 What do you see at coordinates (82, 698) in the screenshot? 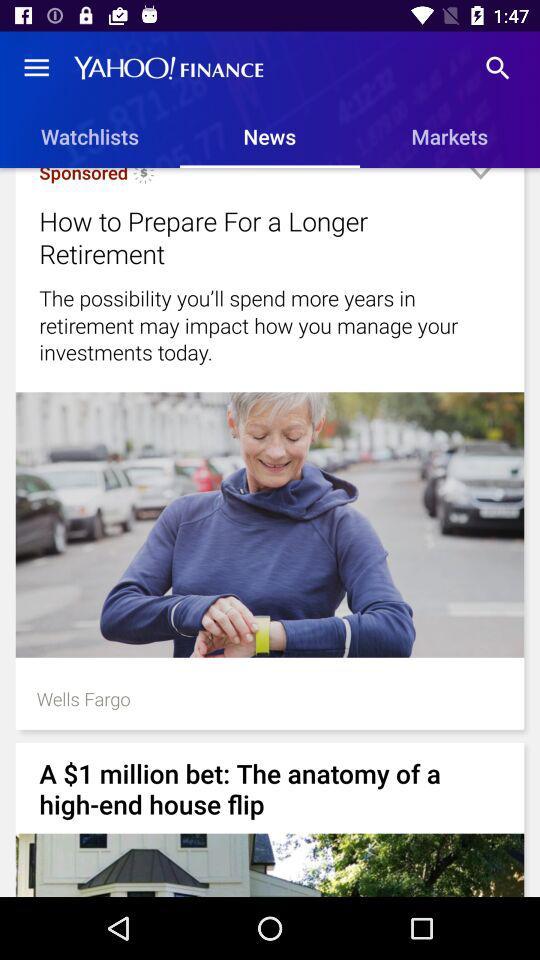
I see `item at the bottom left corner` at bounding box center [82, 698].